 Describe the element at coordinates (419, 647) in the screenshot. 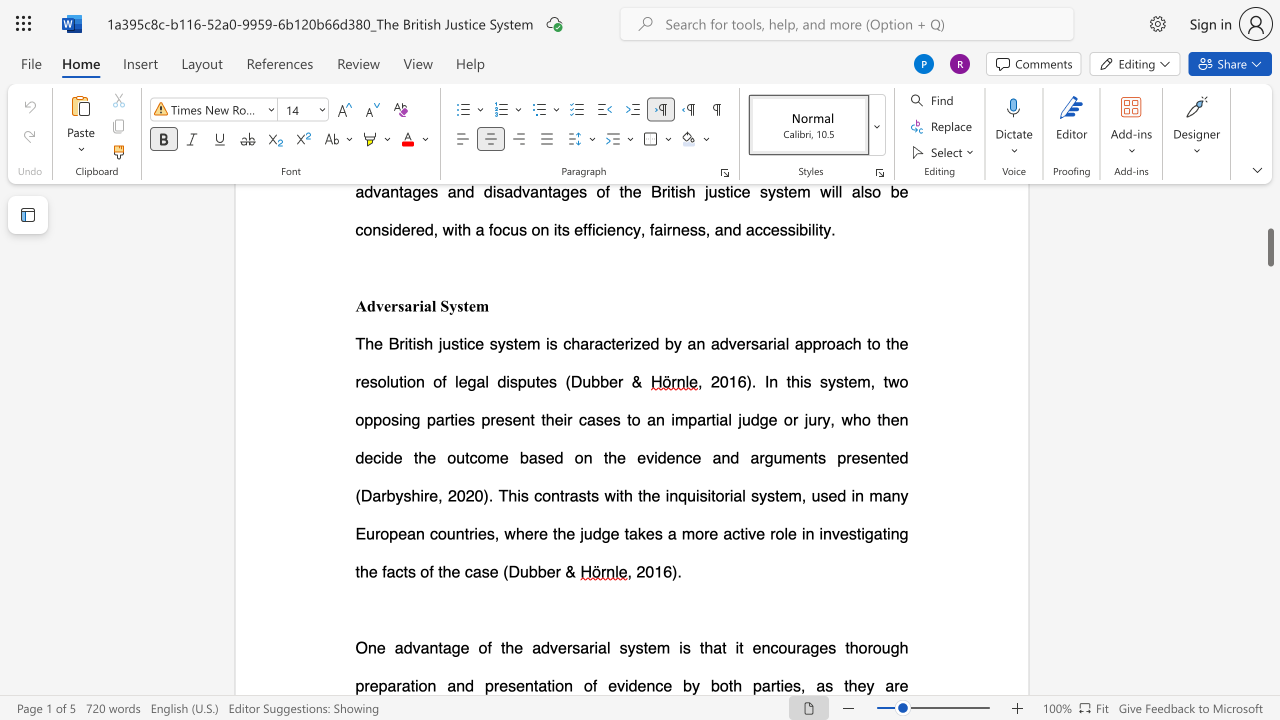

I see `the space between the continuous character "v" and "a" in the text` at that location.